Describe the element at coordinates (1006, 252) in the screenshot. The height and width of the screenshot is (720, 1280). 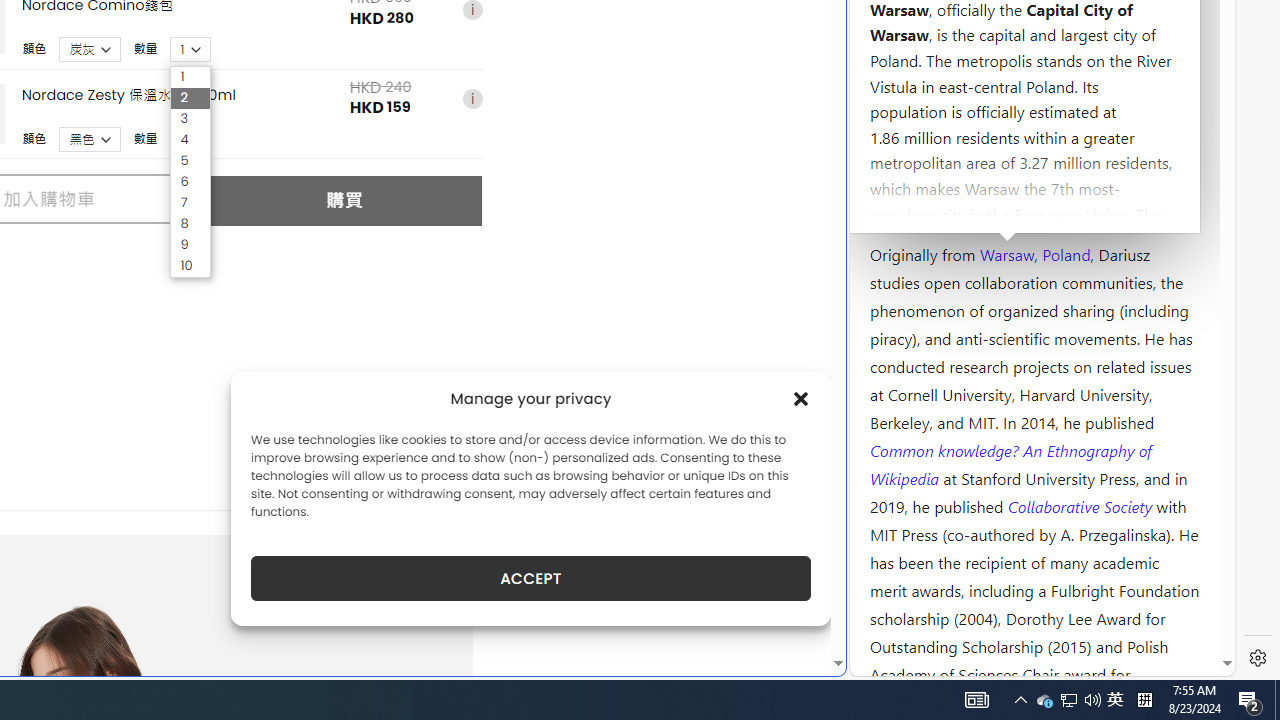
I see `'Warsaw'` at that location.